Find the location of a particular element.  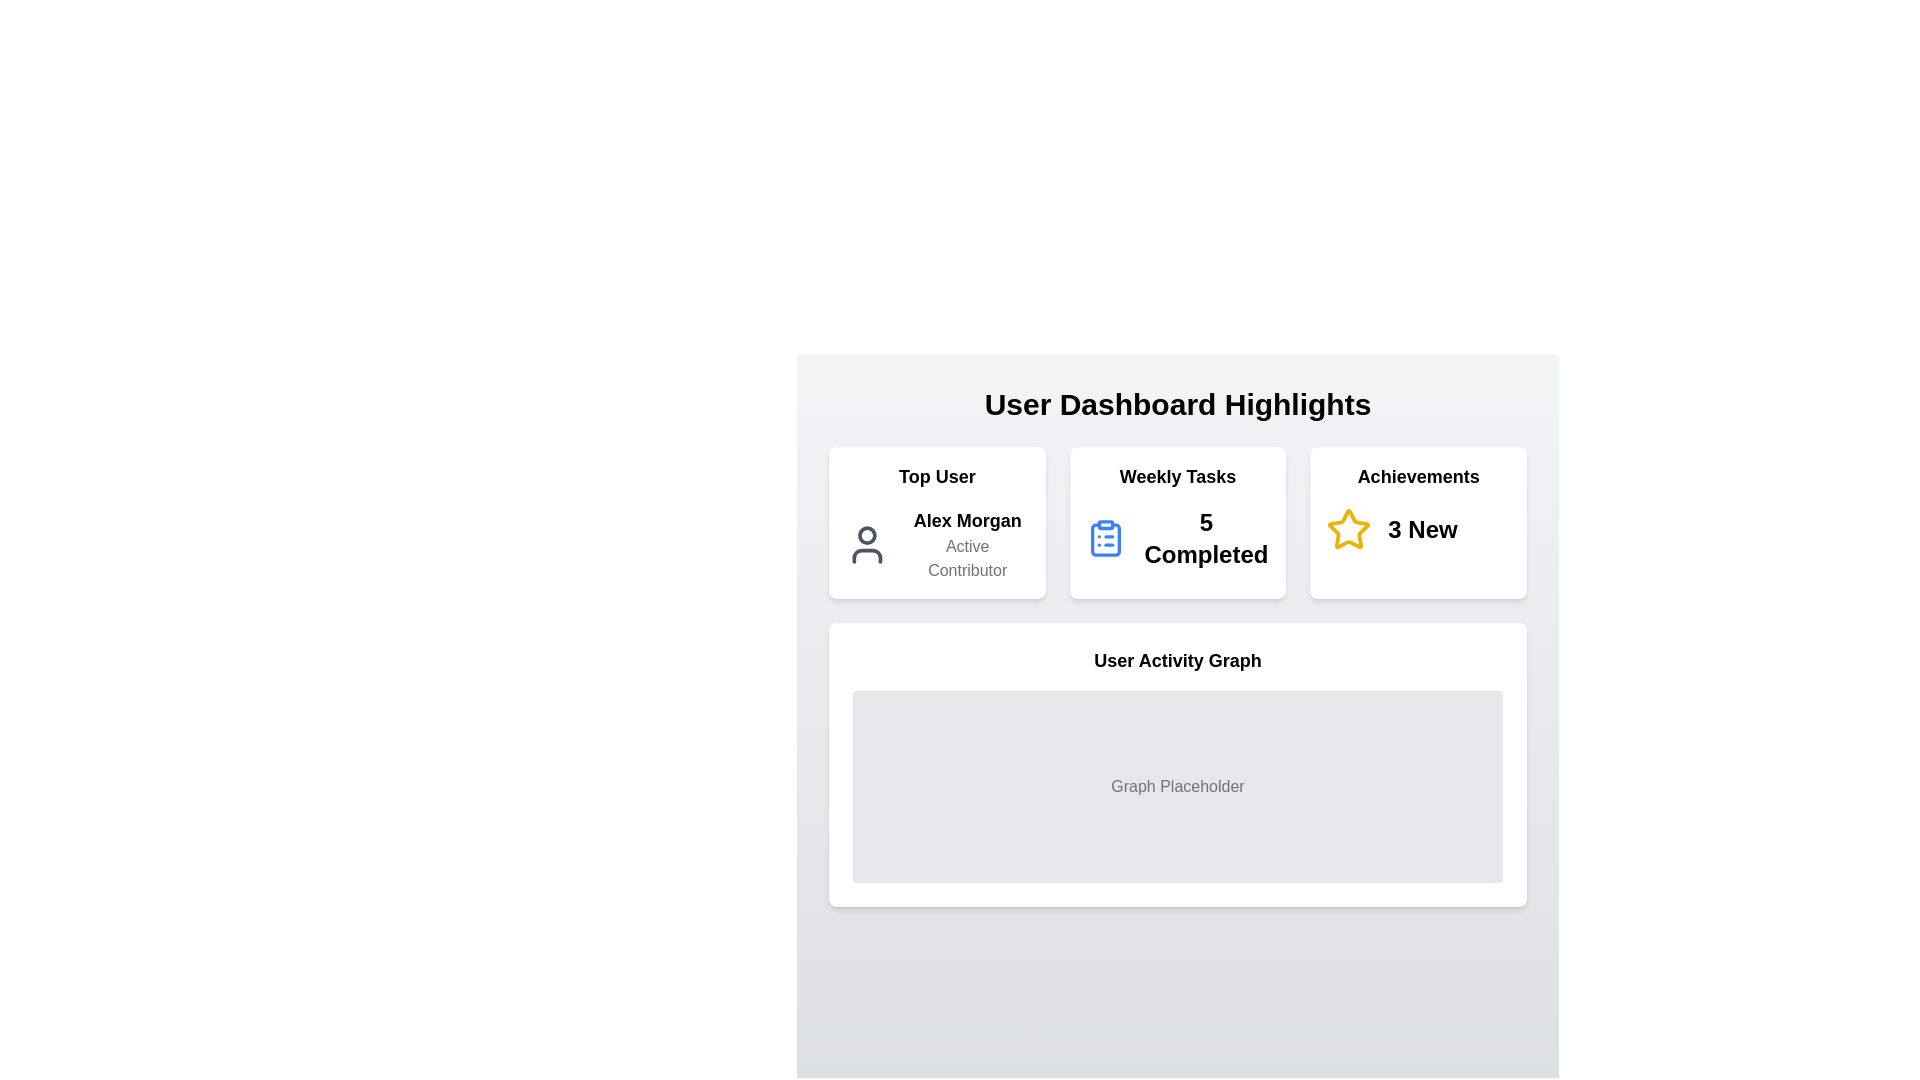

details displayed on the informational card that highlights the top user of the platform, positioned at the top left corner of a grid layout is located at coordinates (936, 522).